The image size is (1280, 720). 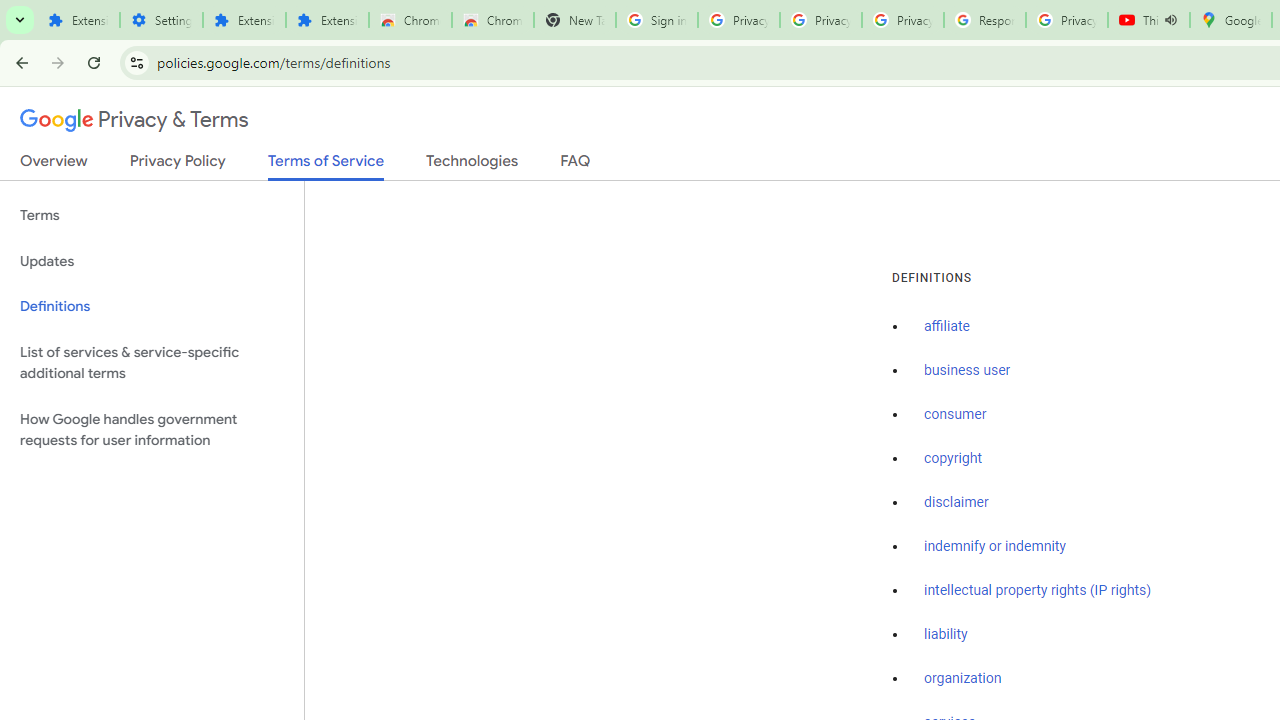 I want to click on 'consumer', so click(x=954, y=414).